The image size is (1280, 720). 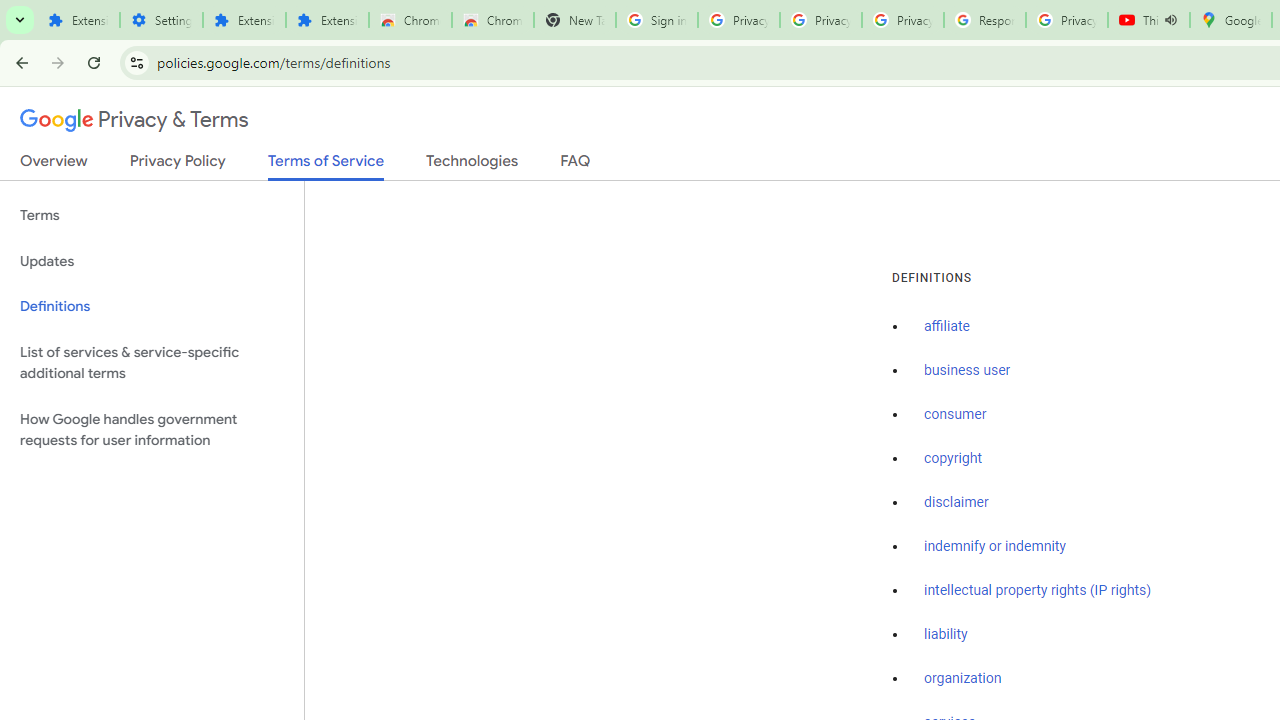 I want to click on 'consumer', so click(x=954, y=414).